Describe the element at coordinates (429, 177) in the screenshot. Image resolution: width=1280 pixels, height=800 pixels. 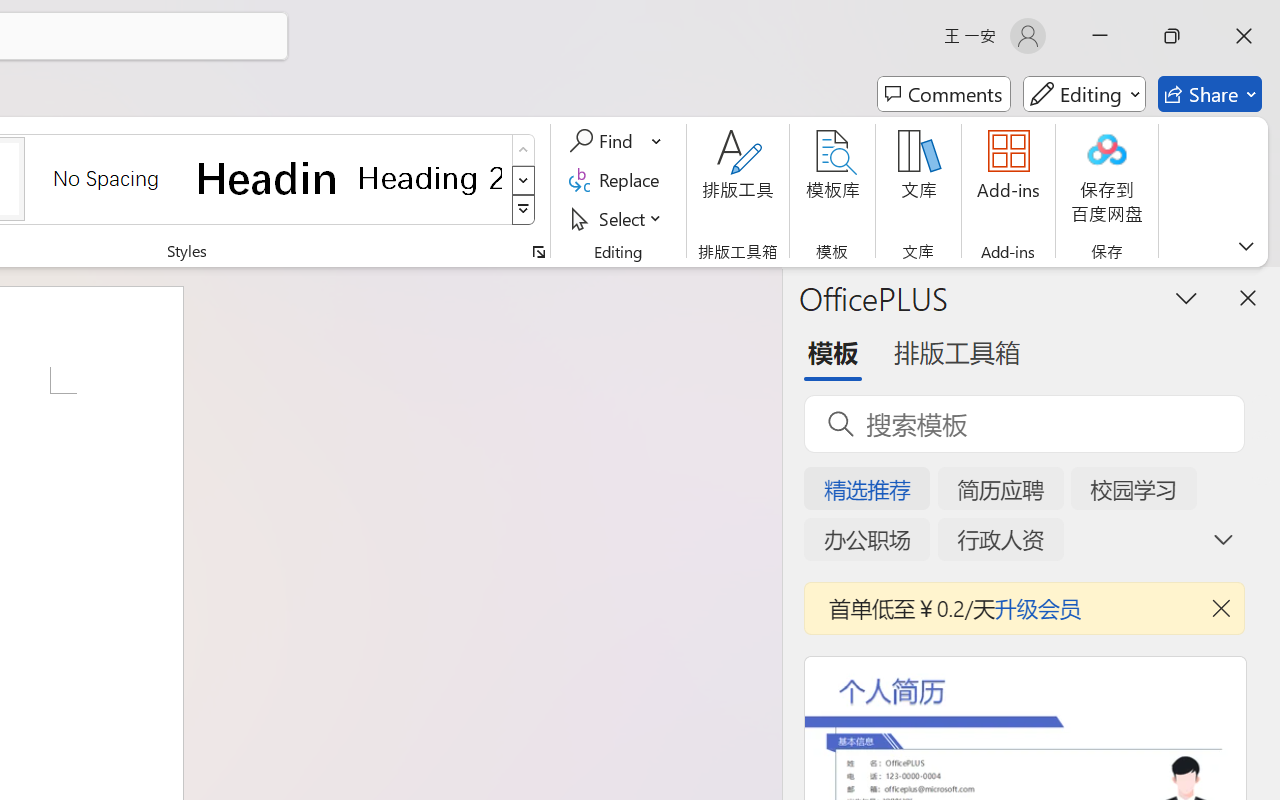
I see `'Heading 2'` at that location.